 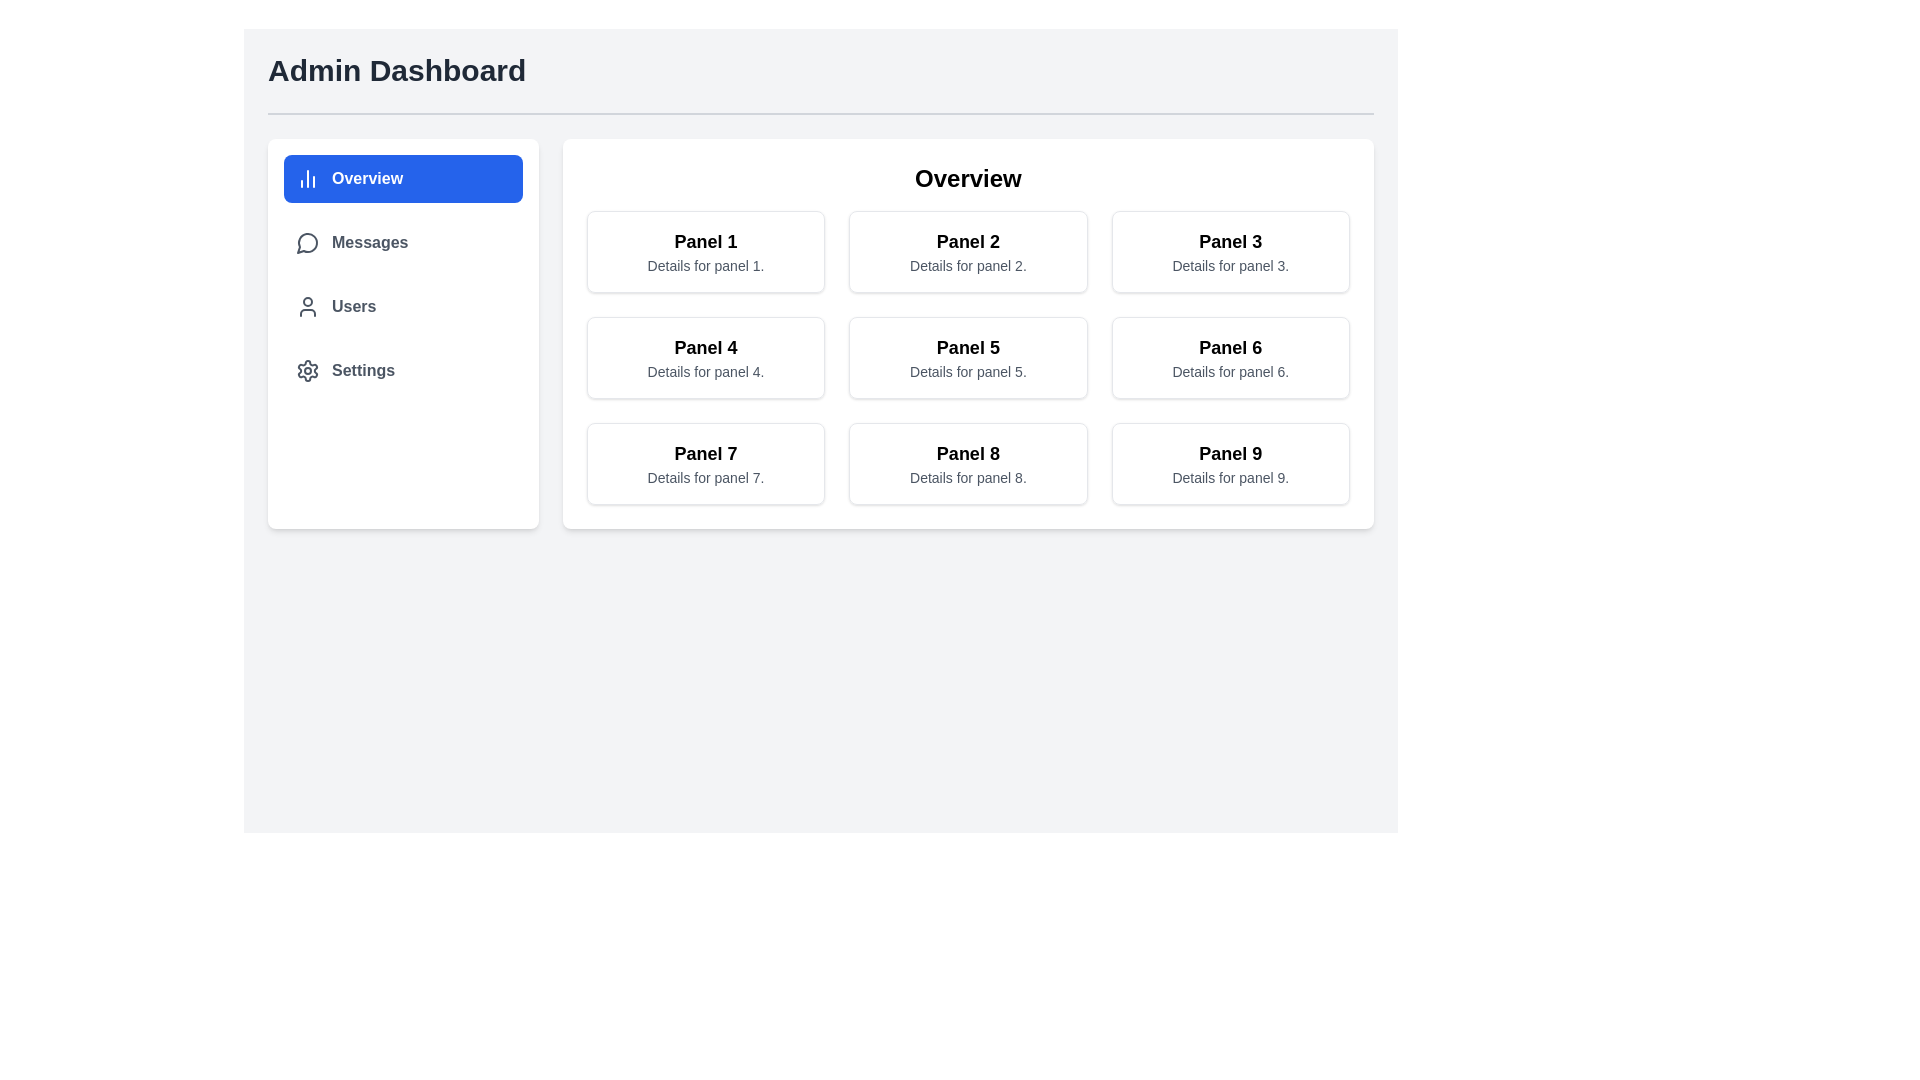 I want to click on the 'Panel 9' text label located at the top of the bottom right card in the 'Overview' section, so click(x=1229, y=454).